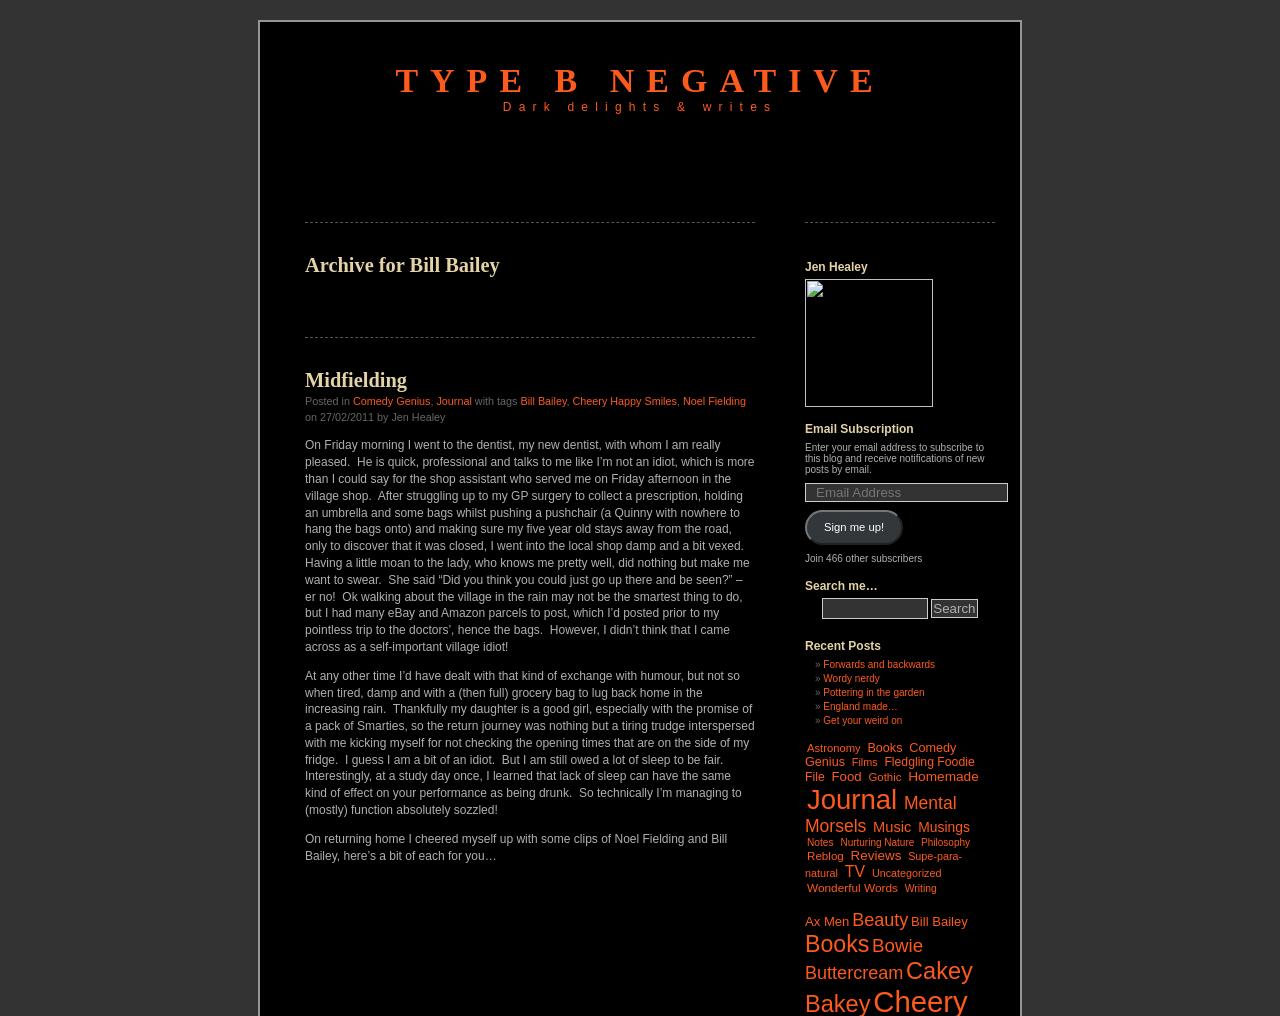 The width and height of the screenshot is (1280, 1016). What do you see at coordinates (840, 585) in the screenshot?
I see `'Search me…'` at bounding box center [840, 585].